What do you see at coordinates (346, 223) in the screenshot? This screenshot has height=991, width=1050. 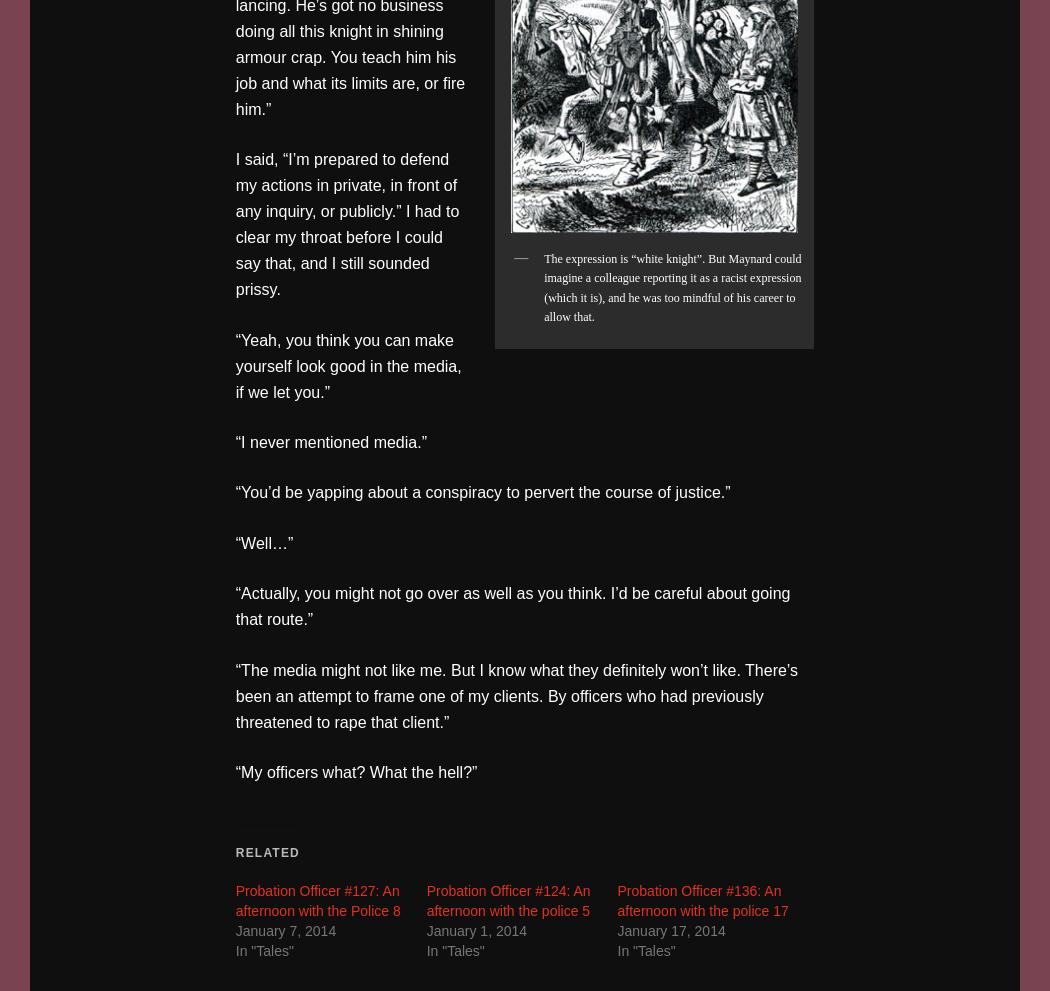 I see `'I said, “I’m prepared to defend my actions in private, in front of any inquiry, or publicly.” I had to clear my throat before I could say that, and I still sounded prissy.'` at bounding box center [346, 223].